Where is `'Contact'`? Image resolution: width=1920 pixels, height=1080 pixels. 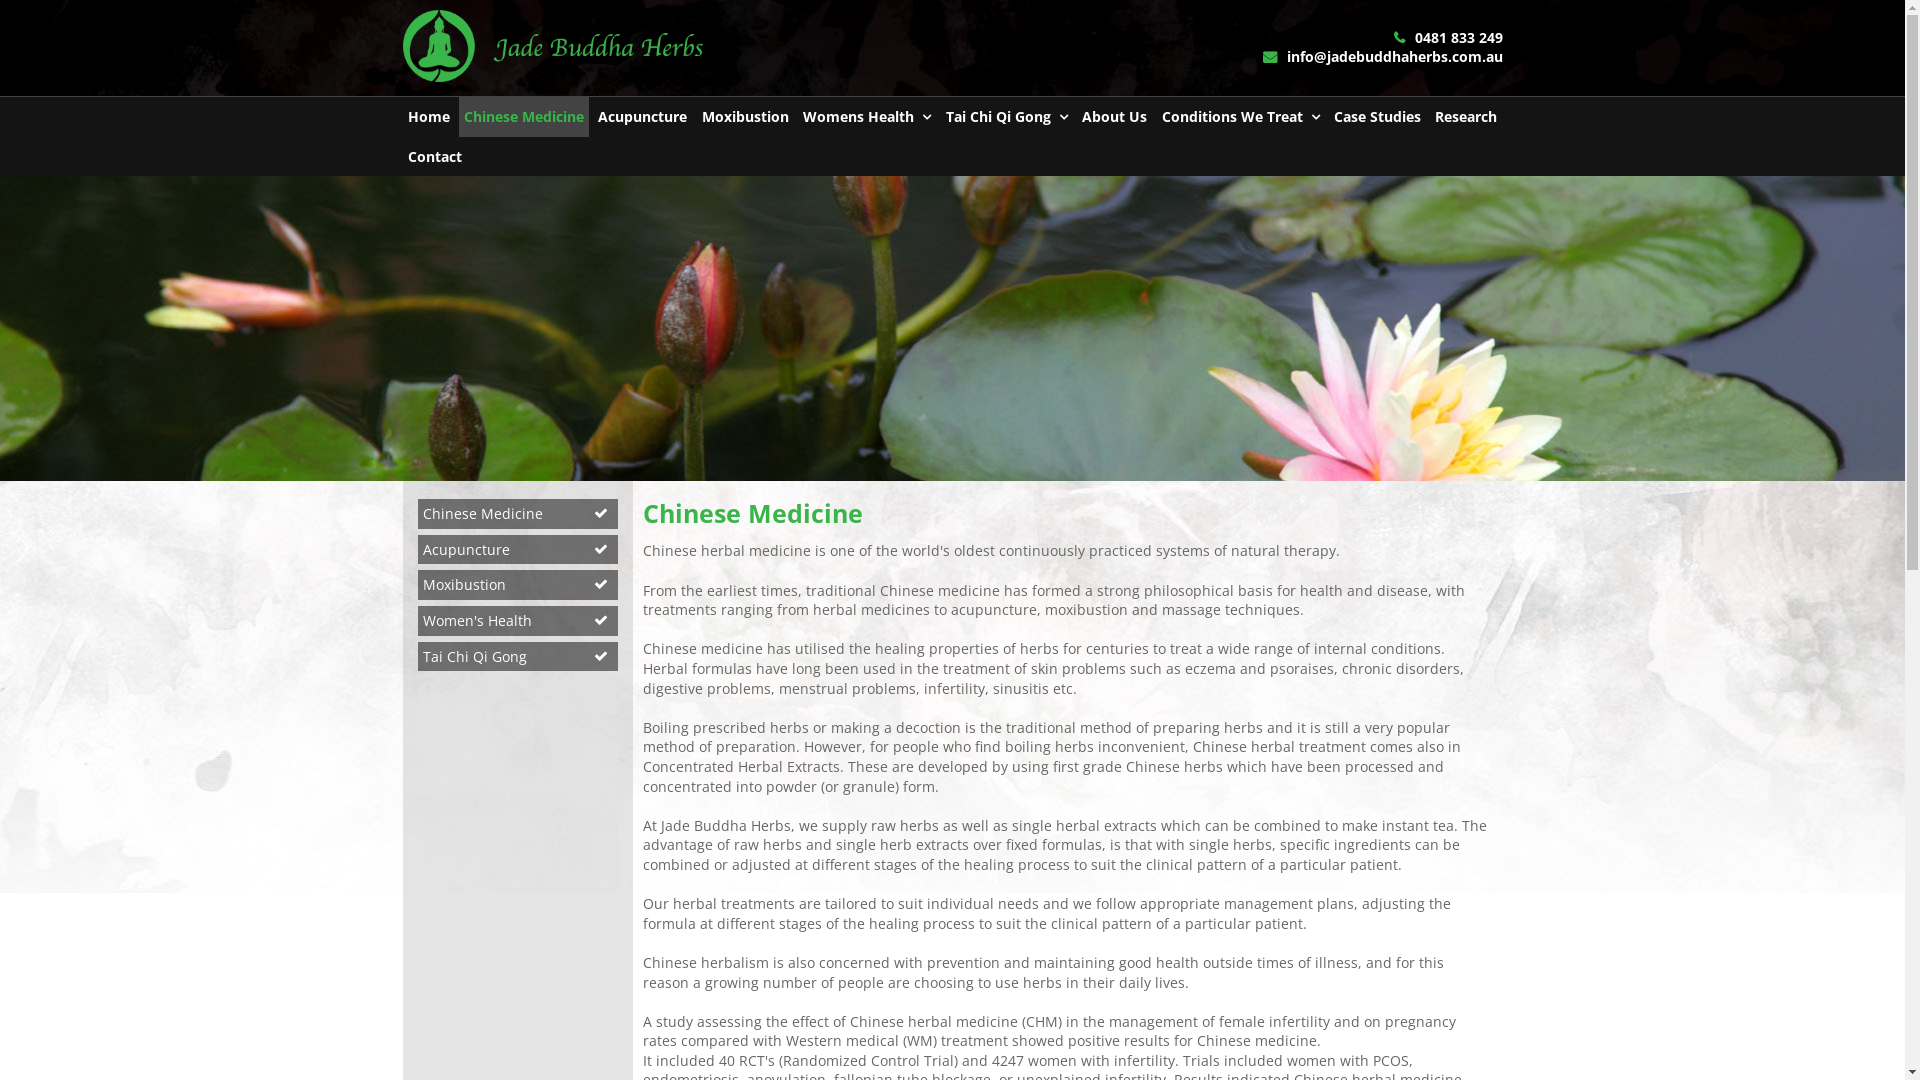
'Contact' is located at coordinates (401, 156).